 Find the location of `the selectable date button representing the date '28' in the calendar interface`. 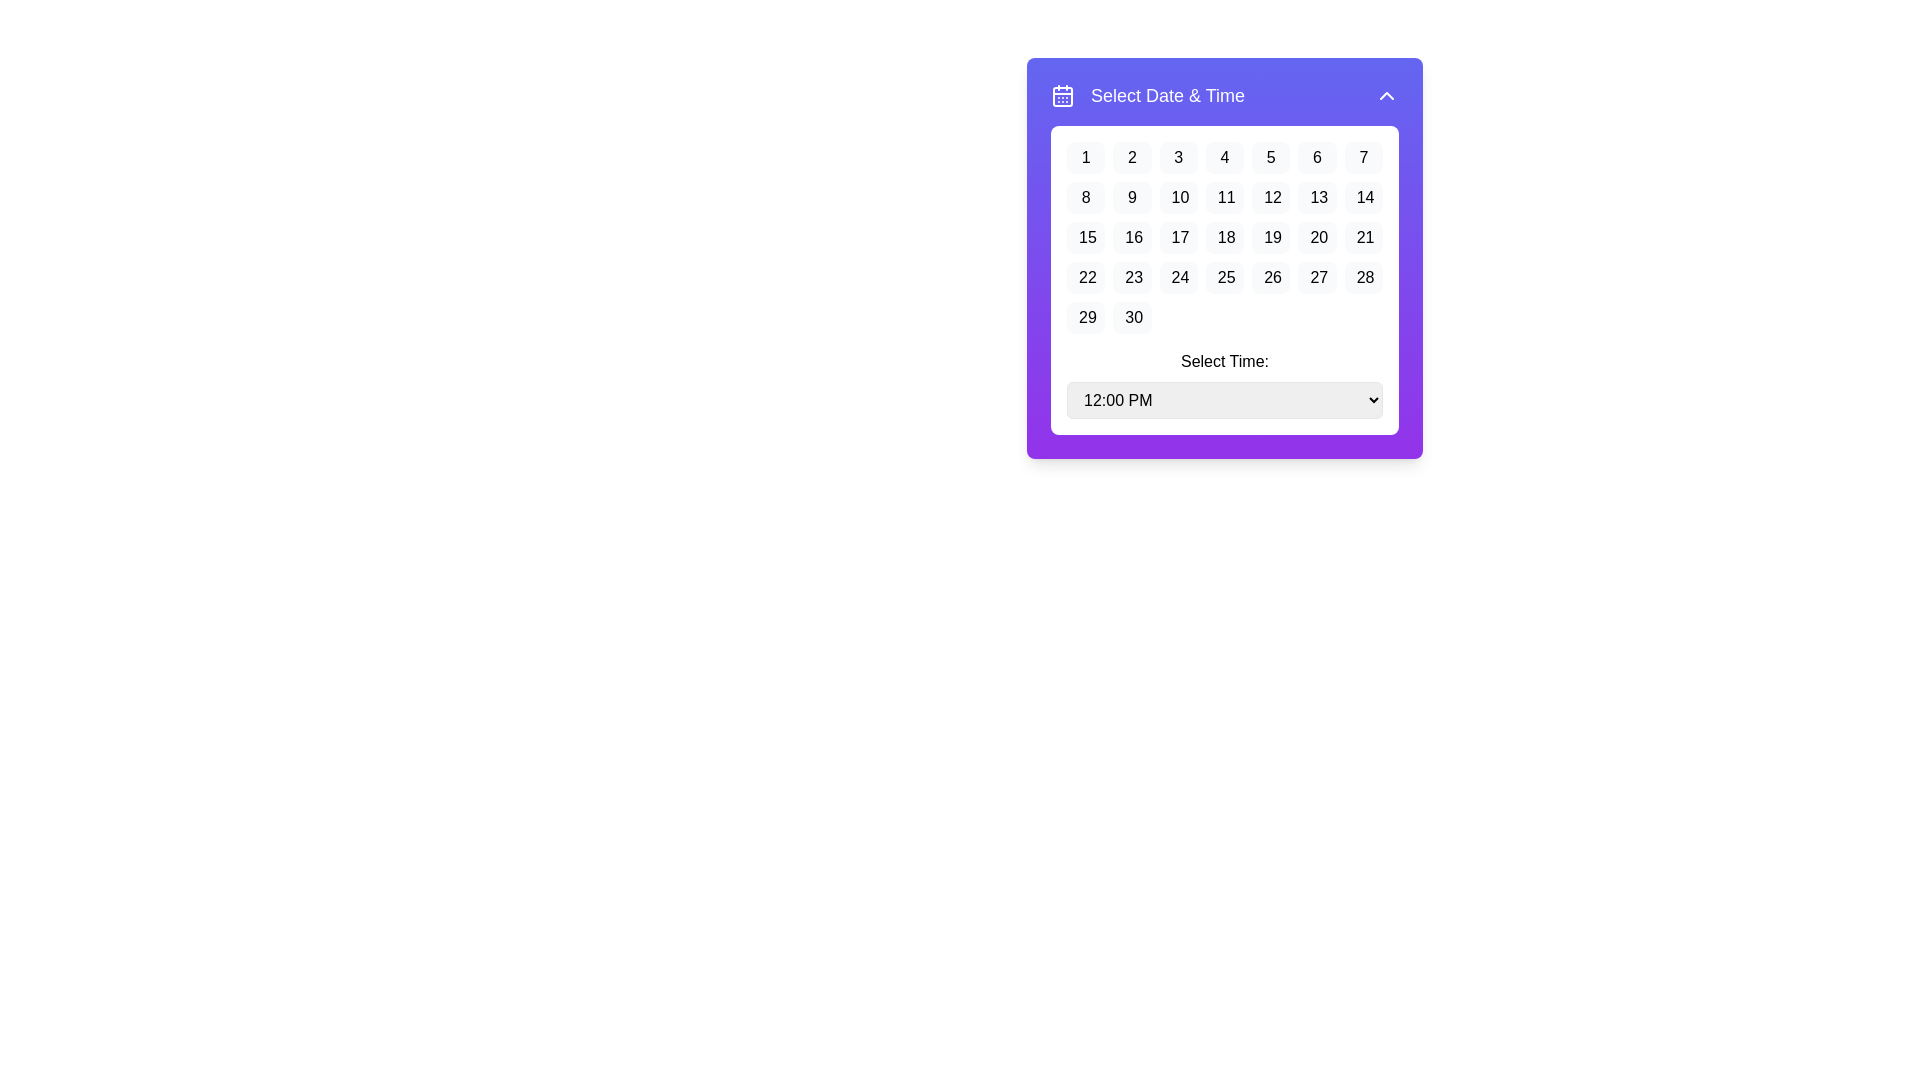

the selectable date button representing the date '28' in the calendar interface is located at coordinates (1362, 277).